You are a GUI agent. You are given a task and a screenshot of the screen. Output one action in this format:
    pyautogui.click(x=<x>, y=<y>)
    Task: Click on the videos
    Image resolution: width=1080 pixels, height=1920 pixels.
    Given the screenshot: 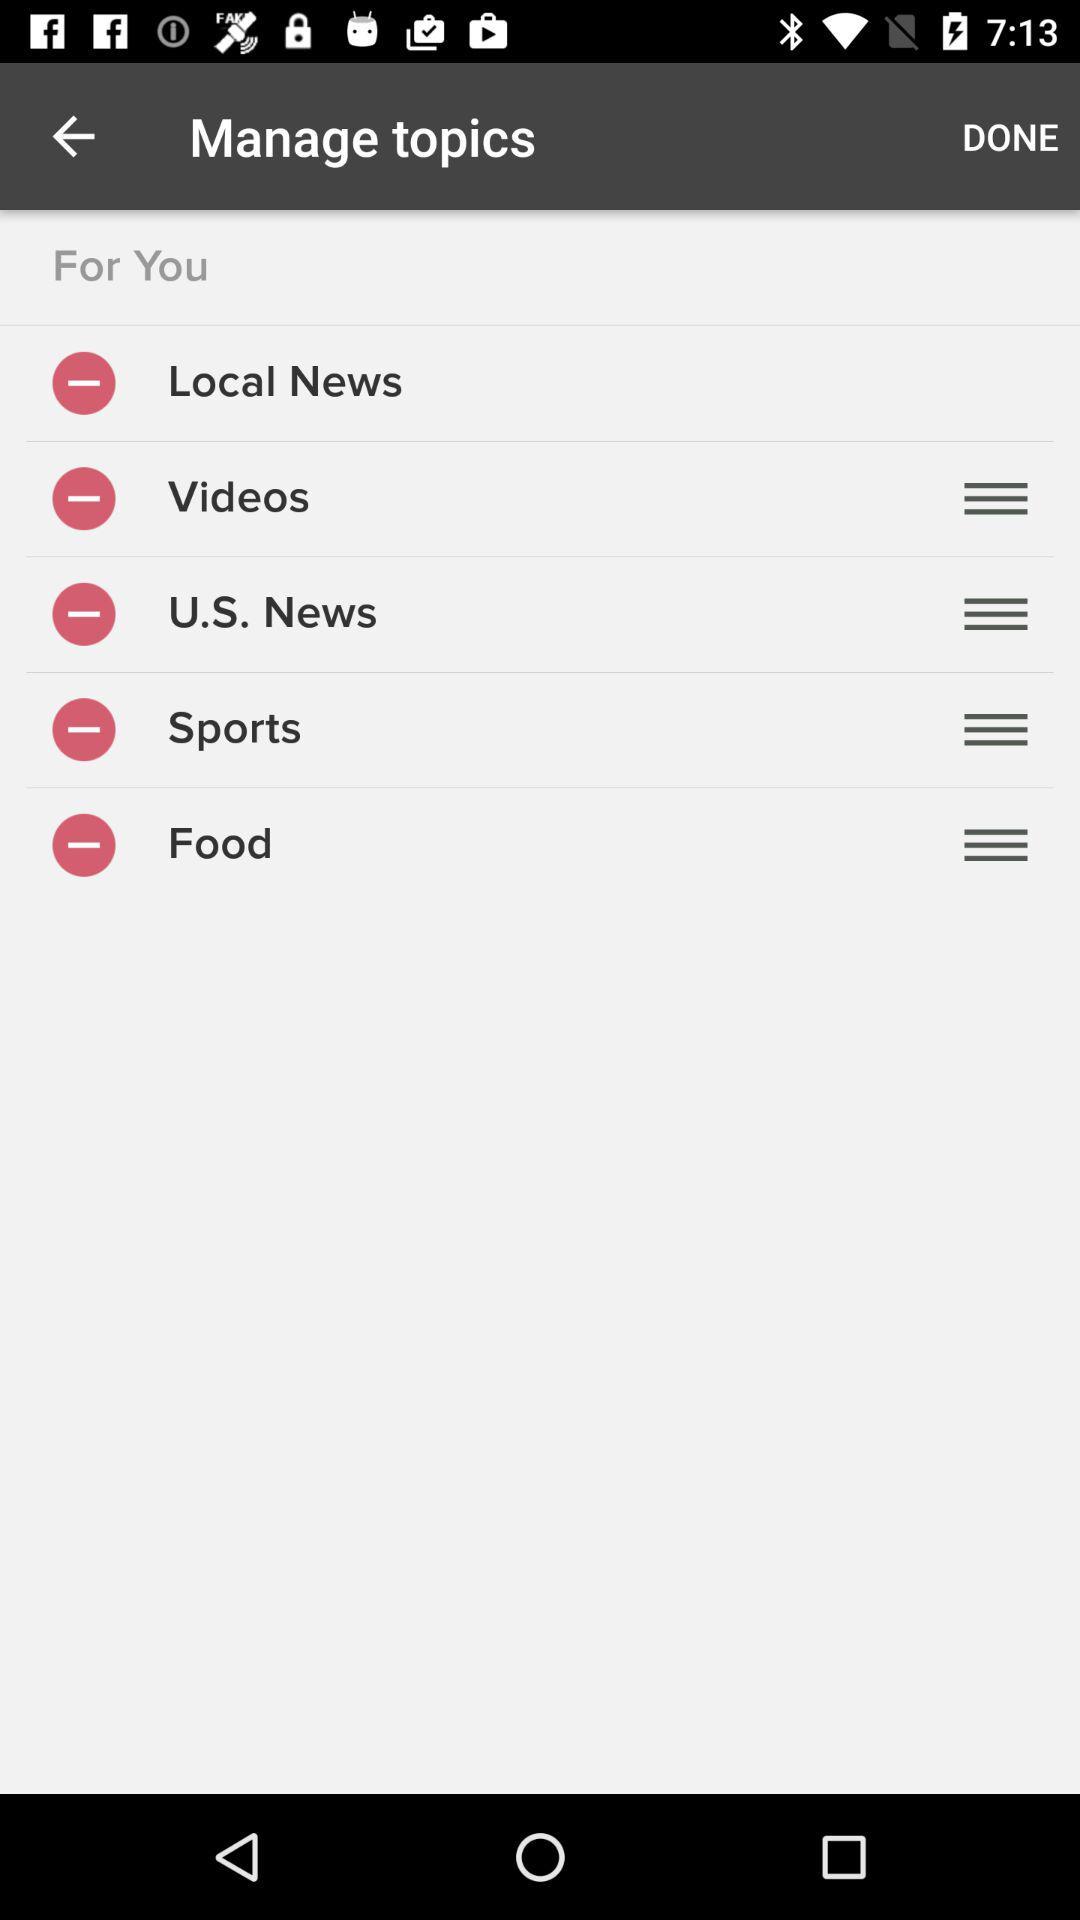 What is the action you would take?
    pyautogui.click(x=83, y=498)
    